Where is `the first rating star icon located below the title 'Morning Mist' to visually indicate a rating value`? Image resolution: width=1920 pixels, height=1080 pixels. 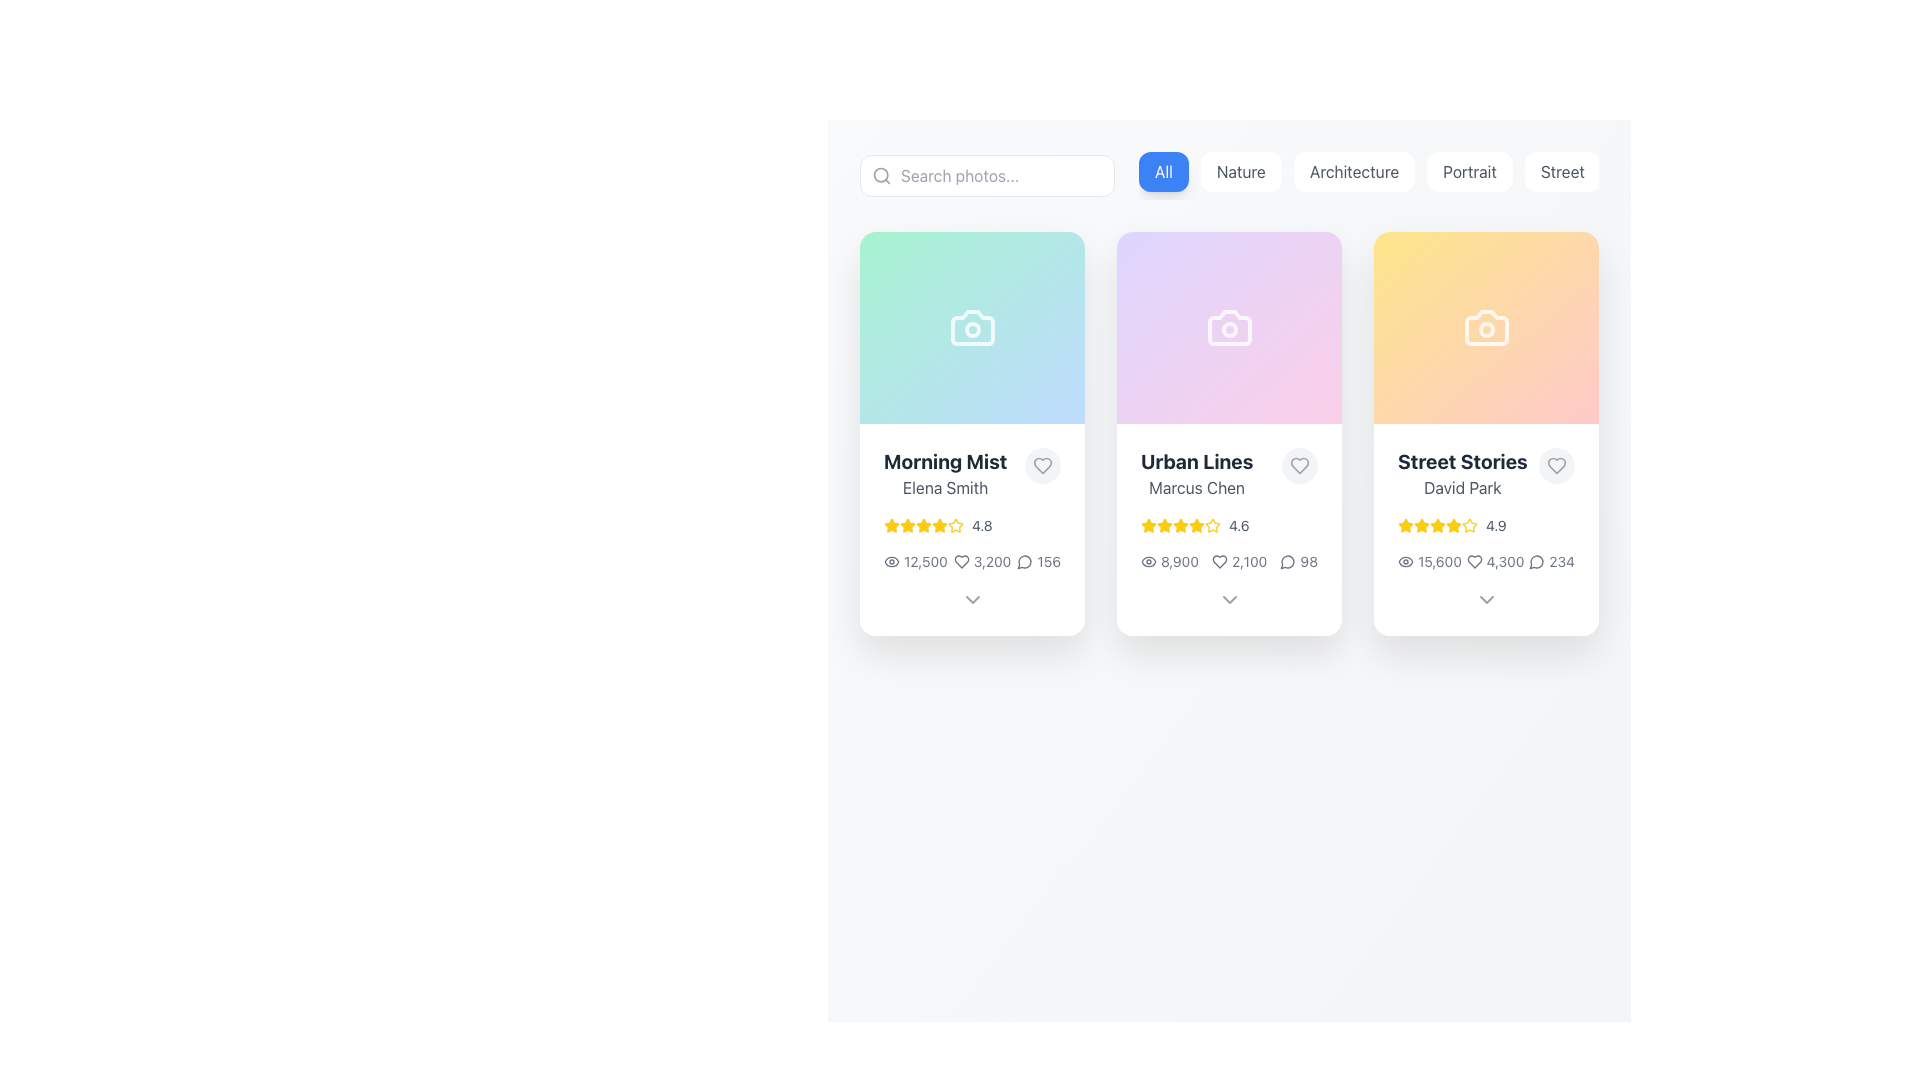
the first rating star icon located below the title 'Morning Mist' to visually indicate a rating value is located at coordinates (939, 524).